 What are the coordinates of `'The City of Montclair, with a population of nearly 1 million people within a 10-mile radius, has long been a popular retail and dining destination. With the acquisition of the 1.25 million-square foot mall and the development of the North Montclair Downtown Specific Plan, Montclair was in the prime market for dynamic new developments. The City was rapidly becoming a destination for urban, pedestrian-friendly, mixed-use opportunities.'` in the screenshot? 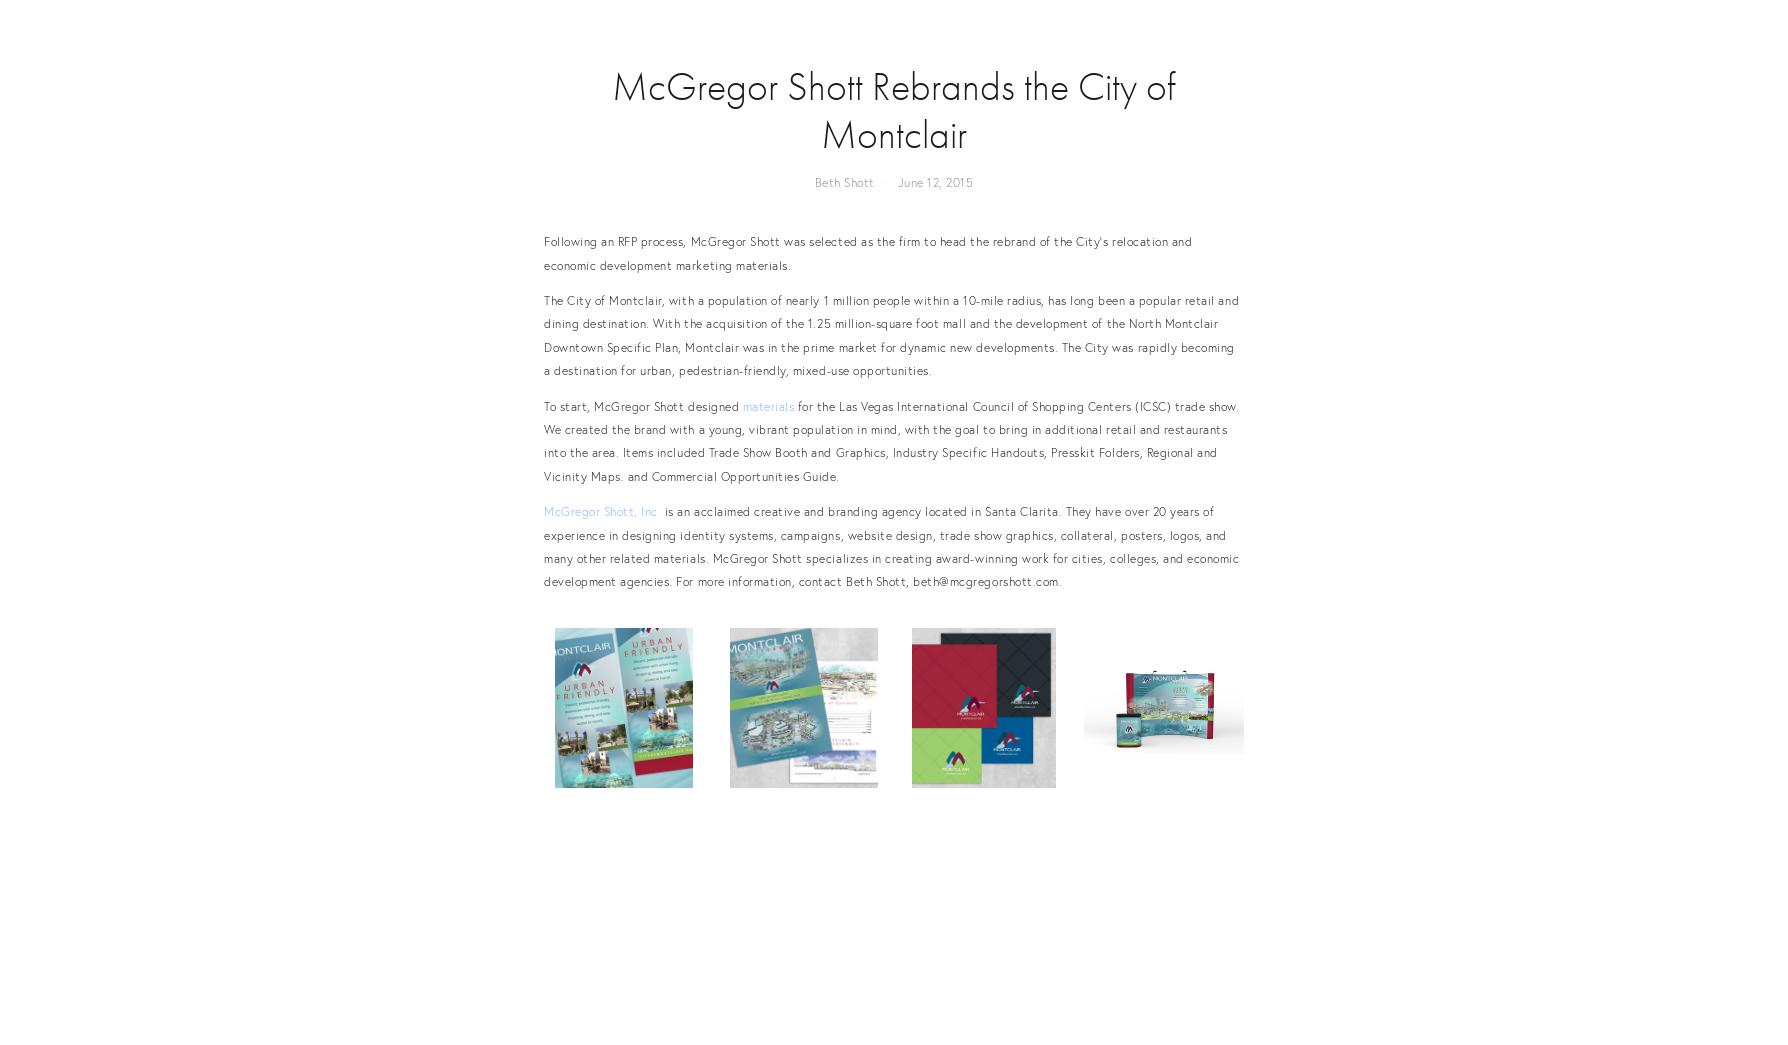 It's located at (890, 335).